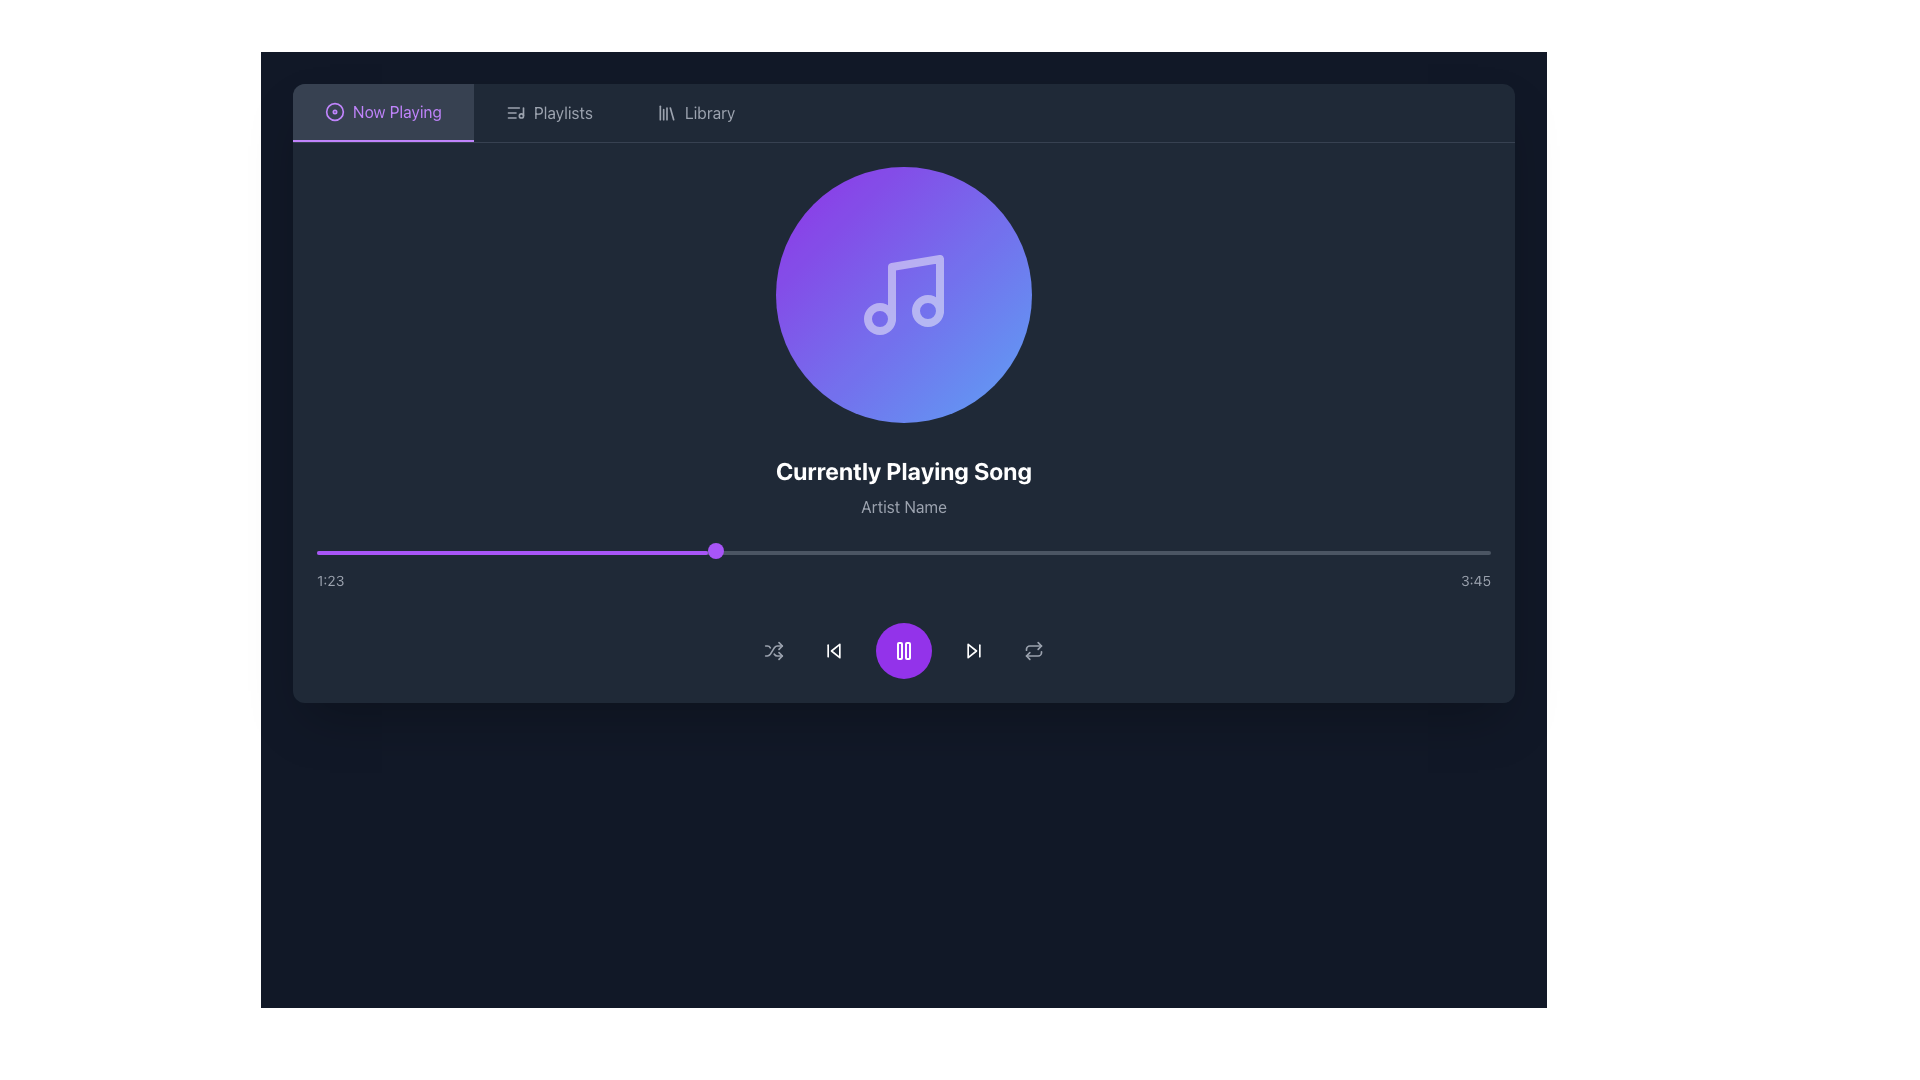 This screenshot has height=1080, width=1920. I want to click on the visual representation of the icon resembling a list with a musical note, located to the left of the 'Playlists' text in the upper navigation bar, so click(515, 112).